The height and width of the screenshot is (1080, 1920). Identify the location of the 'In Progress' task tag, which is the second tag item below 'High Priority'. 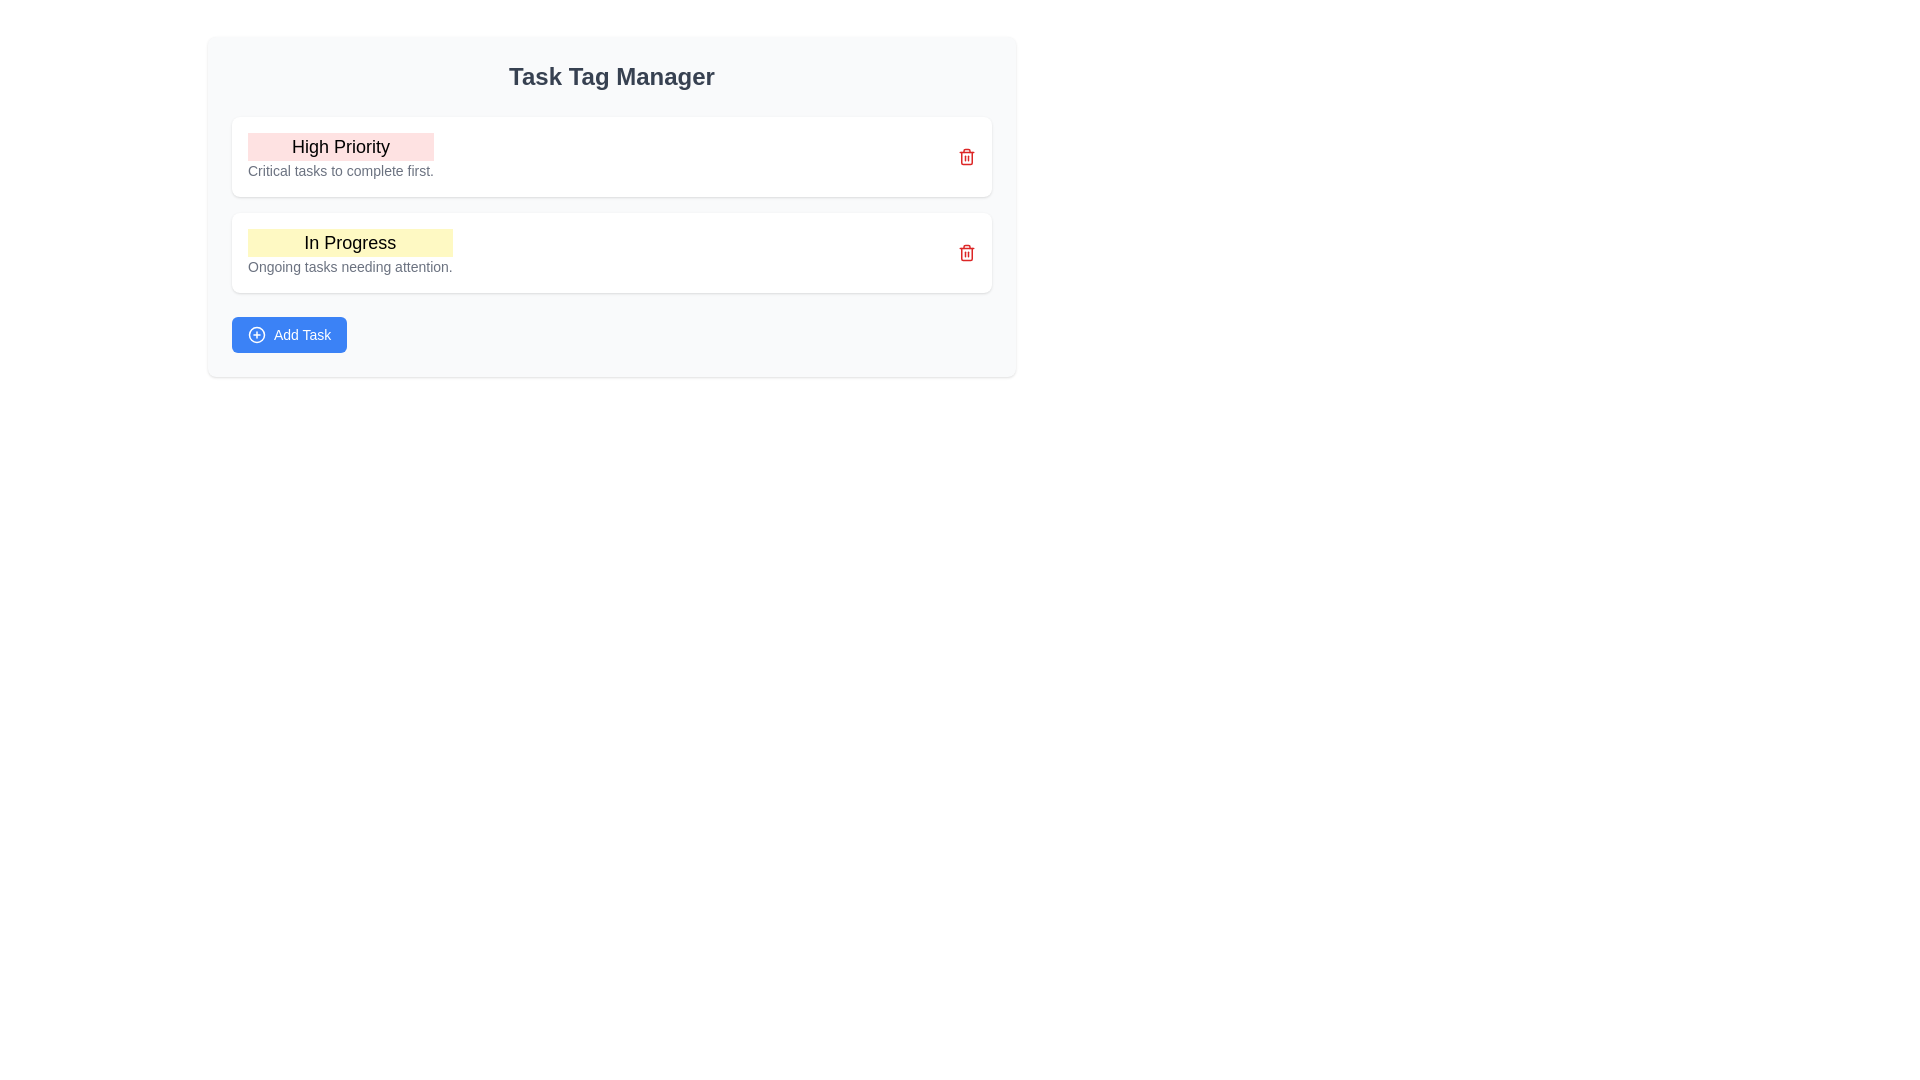
(350, 252).